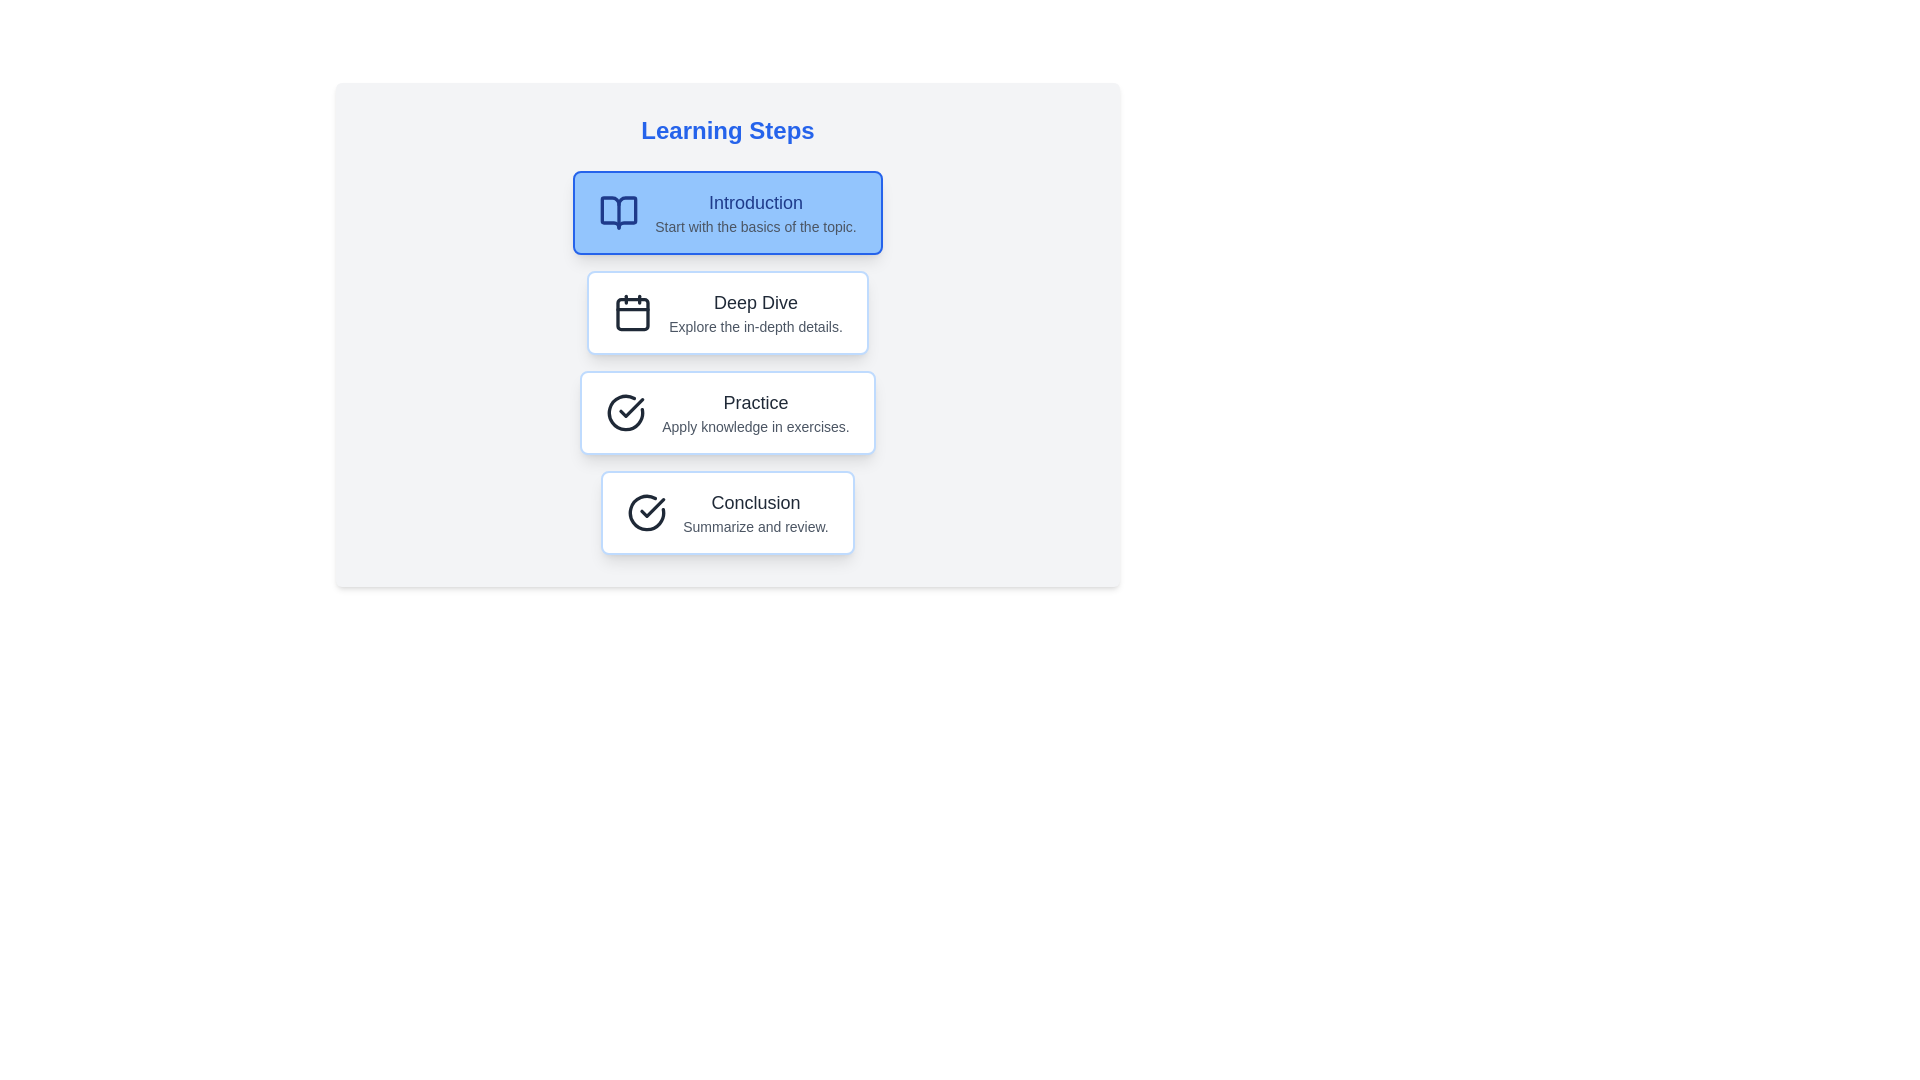  Describe the element at coordinates (754, 426) in the screenshot. I see `the text label displaying 'Apply knowledge in exercises.' which is styled in small and soft gray font, positioned below the 'Practice' heading` at that location.